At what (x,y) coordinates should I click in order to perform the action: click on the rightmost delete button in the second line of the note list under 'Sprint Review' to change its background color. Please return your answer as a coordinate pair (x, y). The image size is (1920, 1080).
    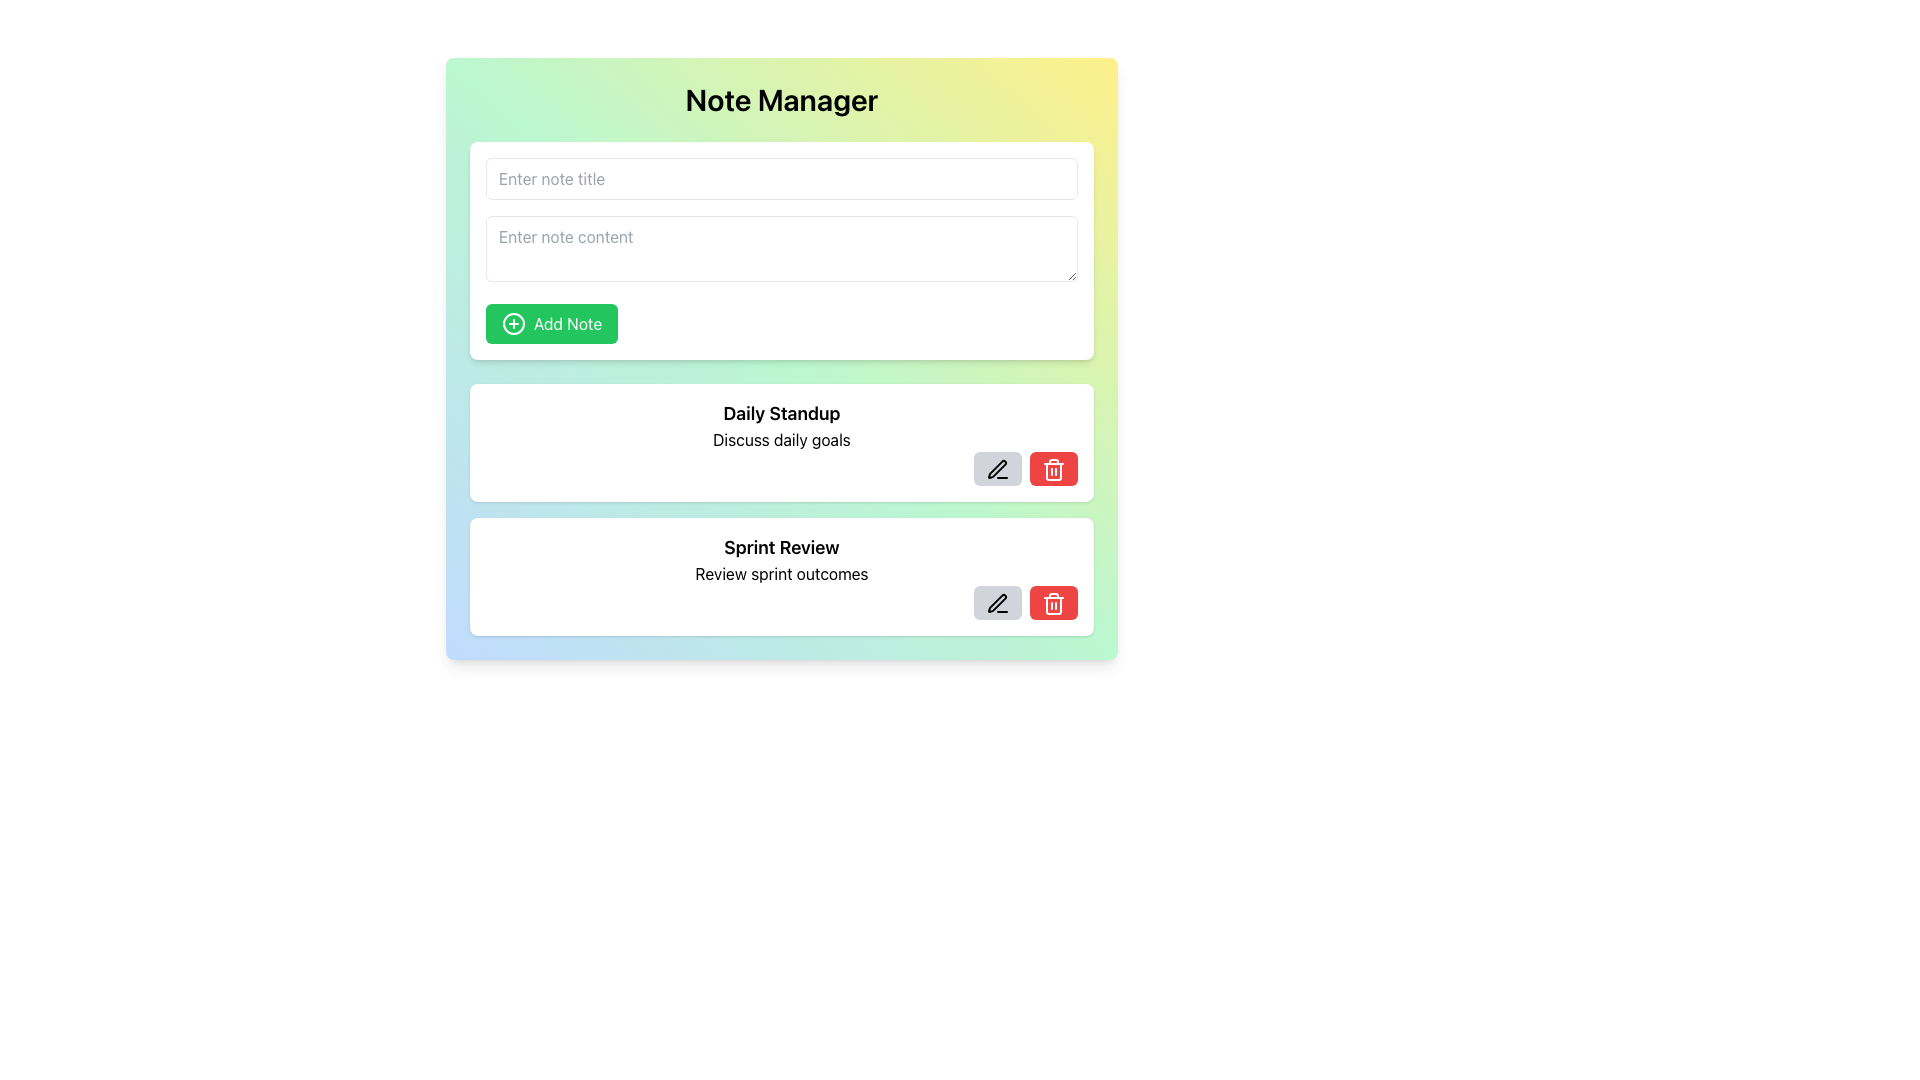
    Looking at the image, I should click on (1053, 600).